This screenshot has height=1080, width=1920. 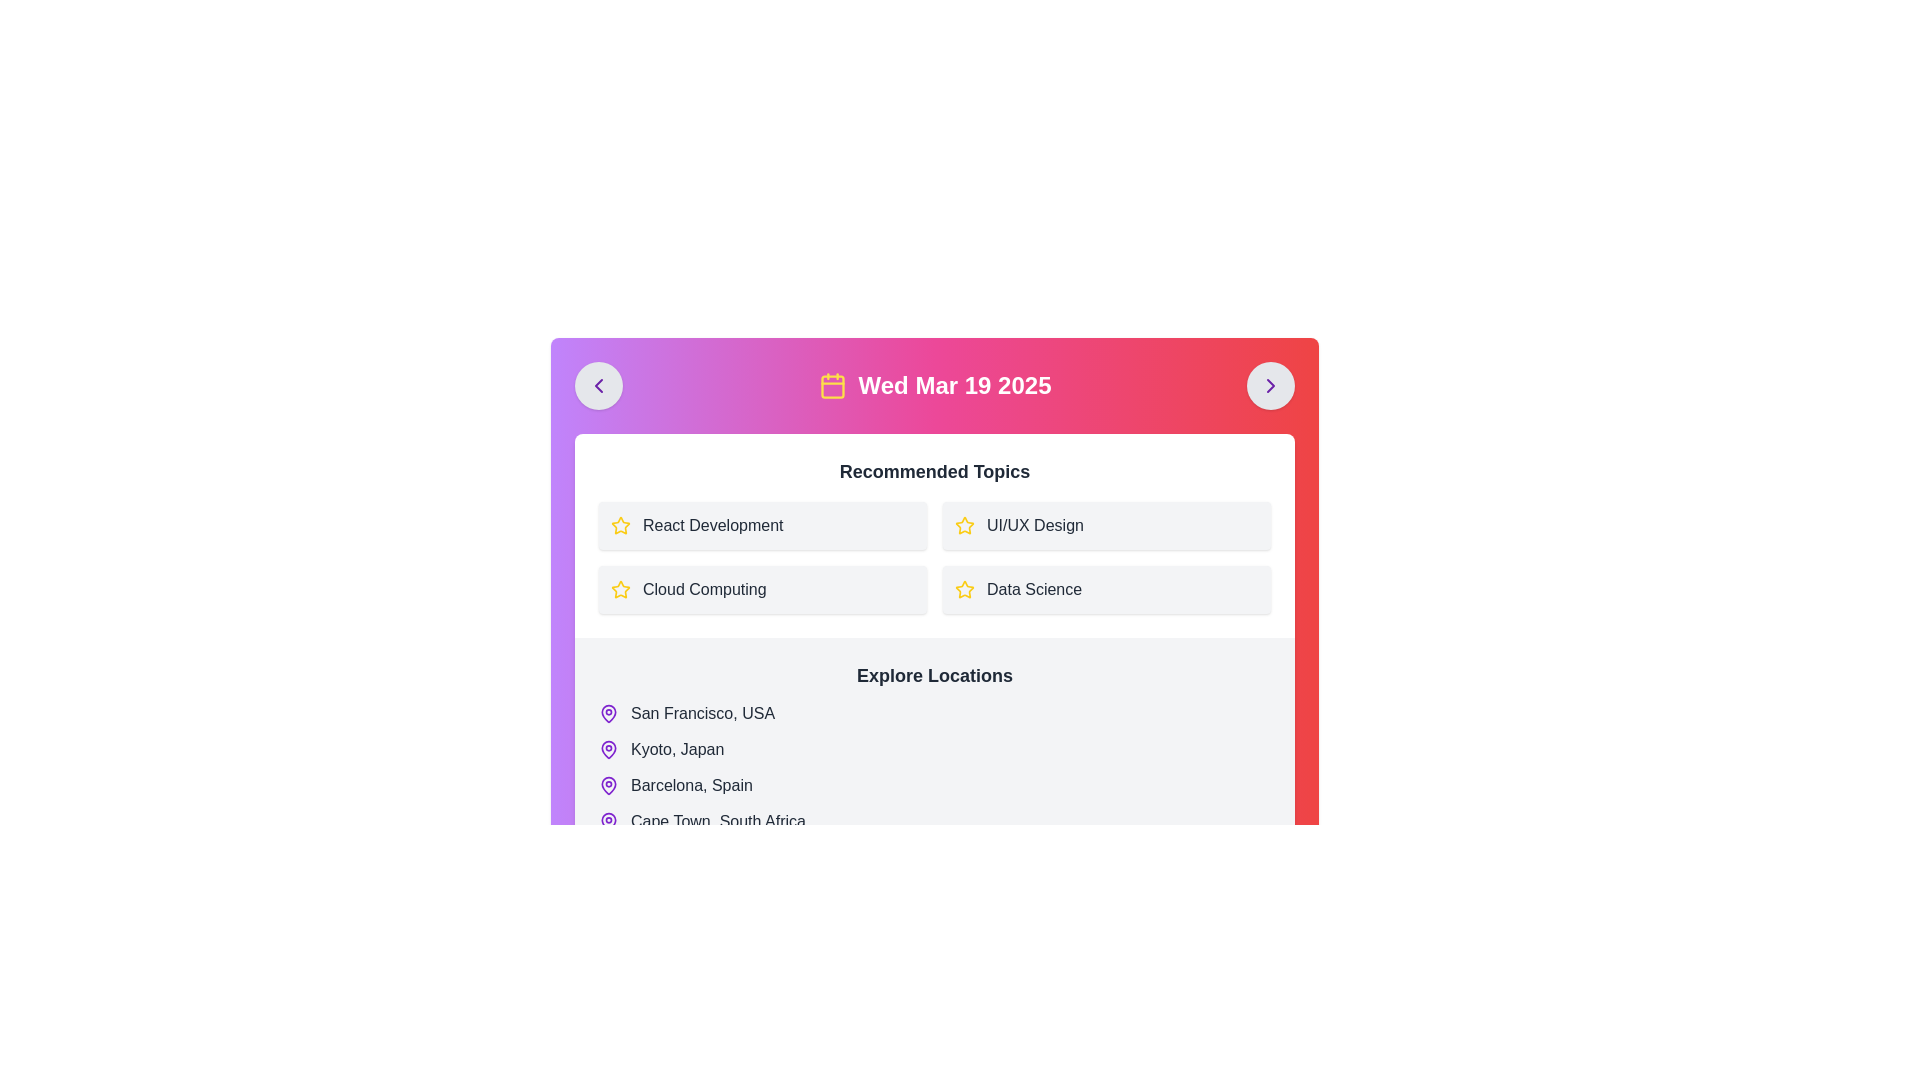 What do you see at coordinates (934, 385) in the screenshot?
I see `date information displayed in the Text Display with Icon, which shows 'Wed Mar 19 2025' with a vibrant gradient background and a yellow calendar icon` at bounding box center [934, 385].